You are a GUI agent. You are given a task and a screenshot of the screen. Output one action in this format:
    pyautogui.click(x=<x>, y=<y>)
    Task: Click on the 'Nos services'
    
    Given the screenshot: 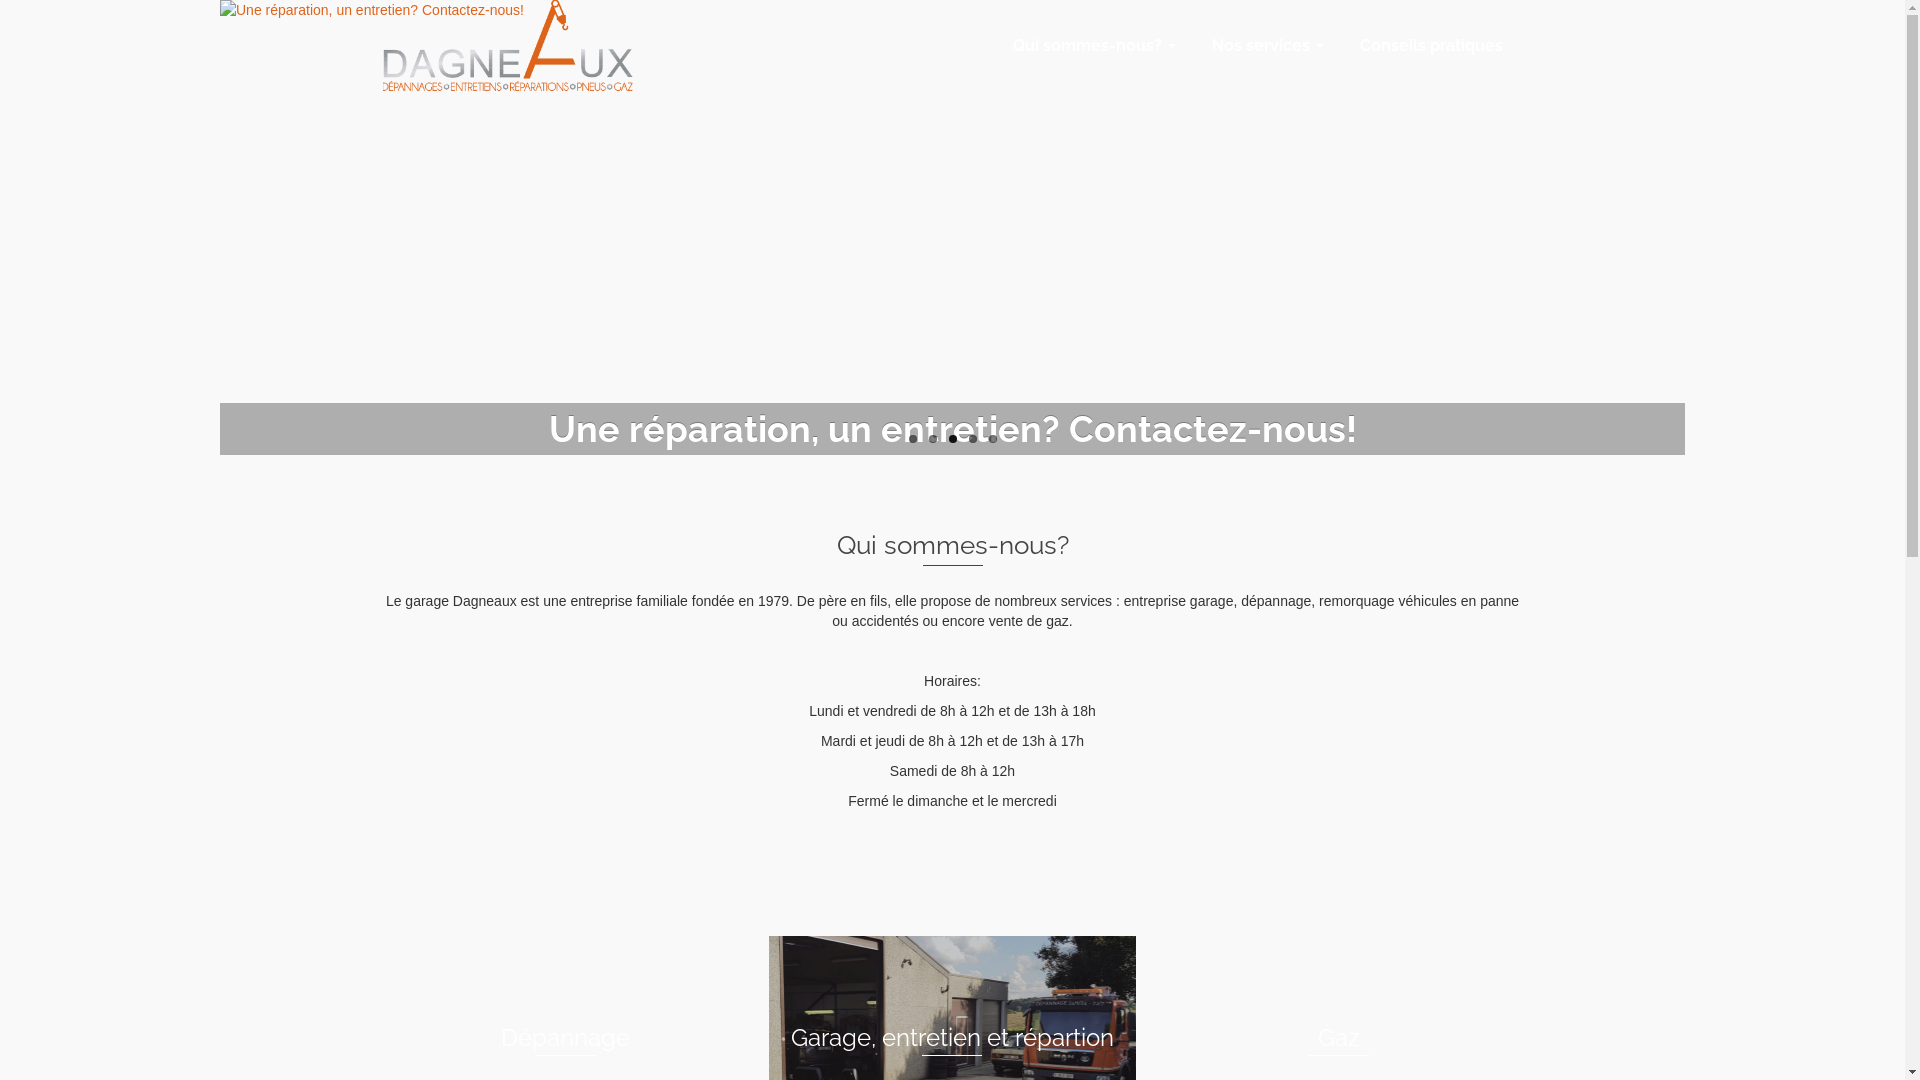 What is the action you would take?
    pyautogui.click(x=1191, y=45)
    